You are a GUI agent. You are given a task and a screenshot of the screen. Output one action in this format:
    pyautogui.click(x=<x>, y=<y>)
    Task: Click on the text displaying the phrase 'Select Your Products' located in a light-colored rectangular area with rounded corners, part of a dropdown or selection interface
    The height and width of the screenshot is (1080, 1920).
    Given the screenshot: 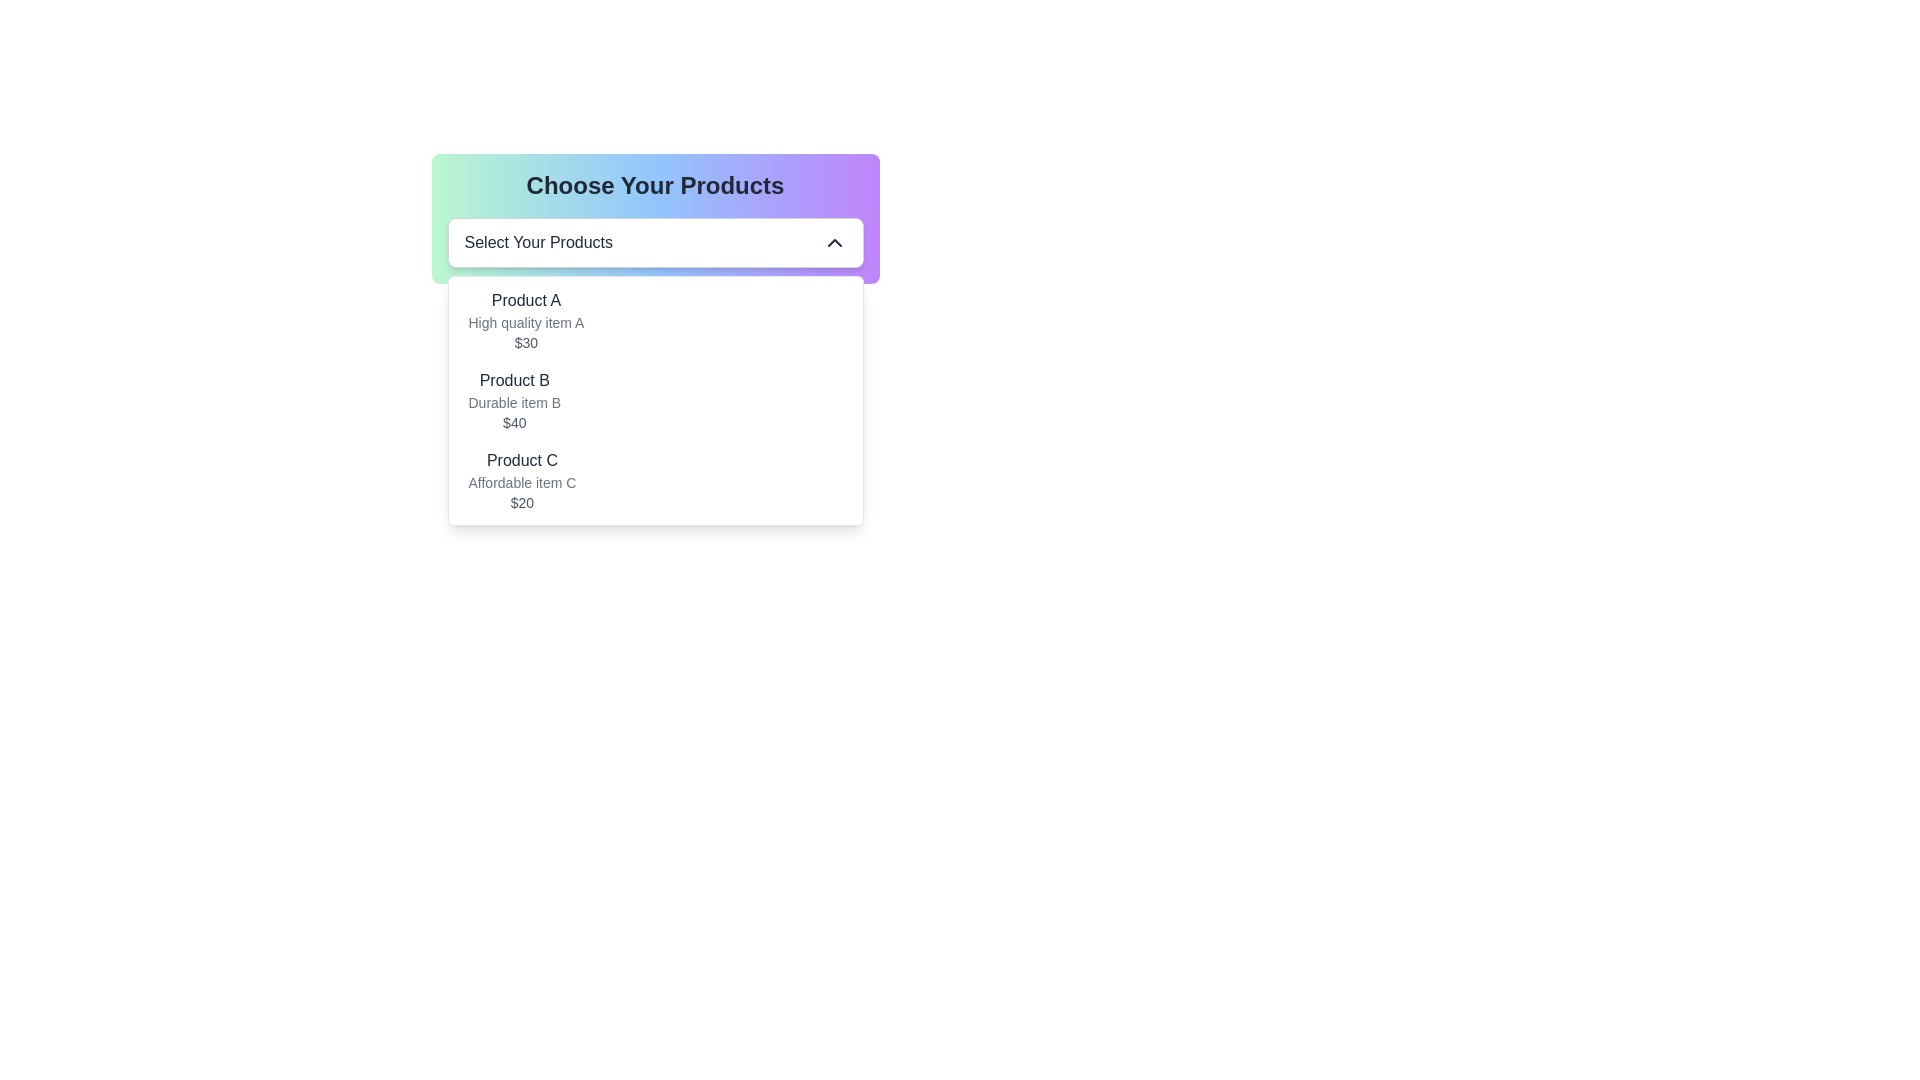 What is the action you would take?
    pyautogui.click(x=538, y=242)
    